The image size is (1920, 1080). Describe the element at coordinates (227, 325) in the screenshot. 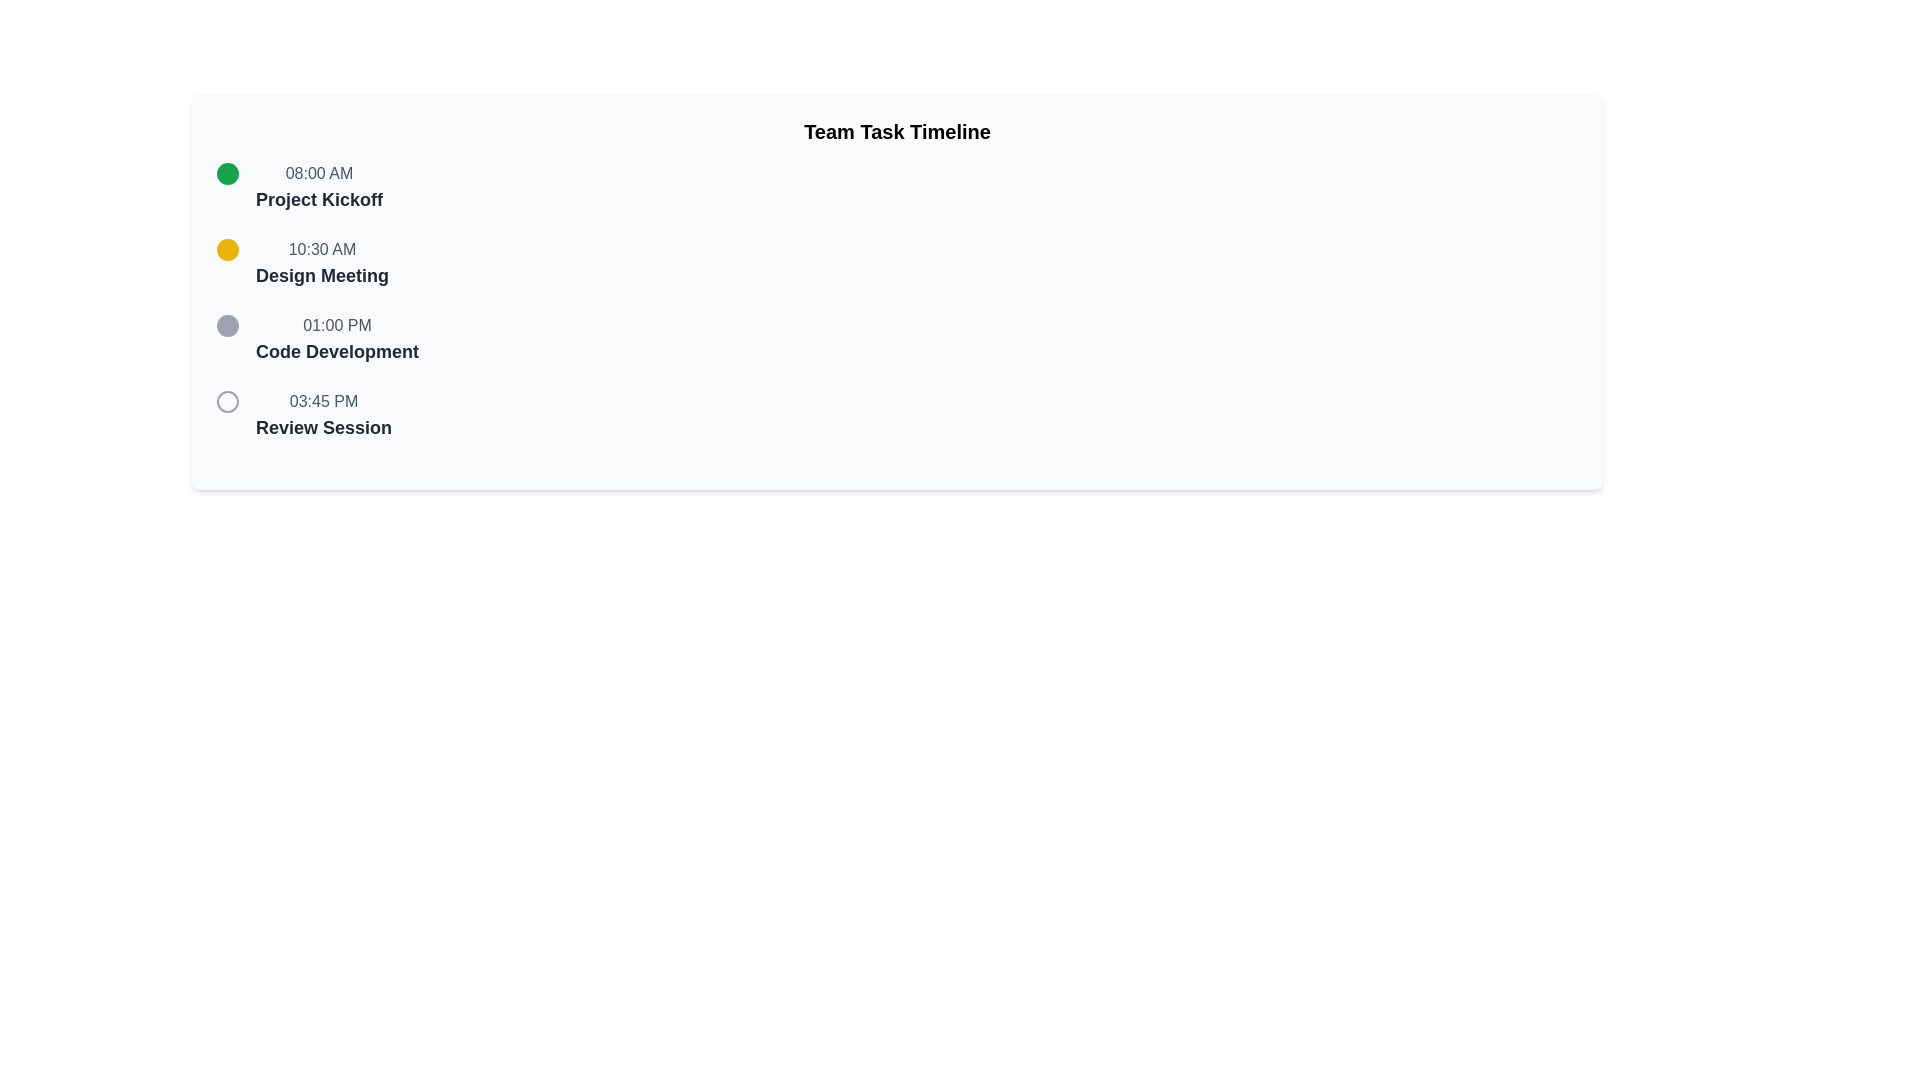

I see `the third SVG circle element in the vertical sequence, which has a gray outline and no fill, adjacent to the '01:00 PM' timestamp and 'Code Development' label` at that location.